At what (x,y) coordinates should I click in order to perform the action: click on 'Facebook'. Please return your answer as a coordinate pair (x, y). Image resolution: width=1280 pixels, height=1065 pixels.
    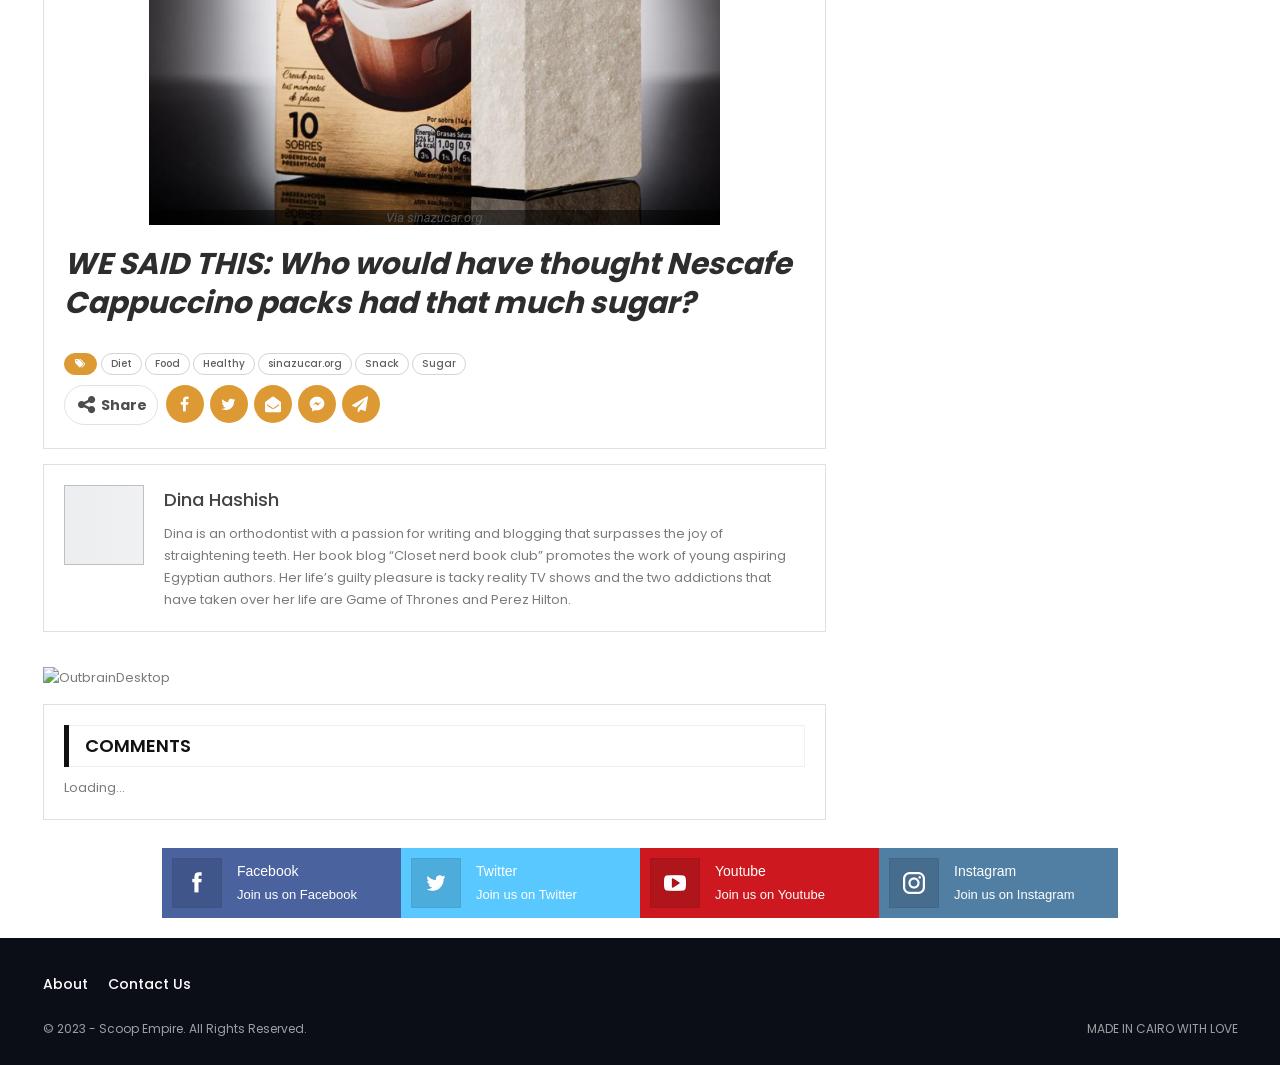
    Looking at the image, I should click on (237, 869).